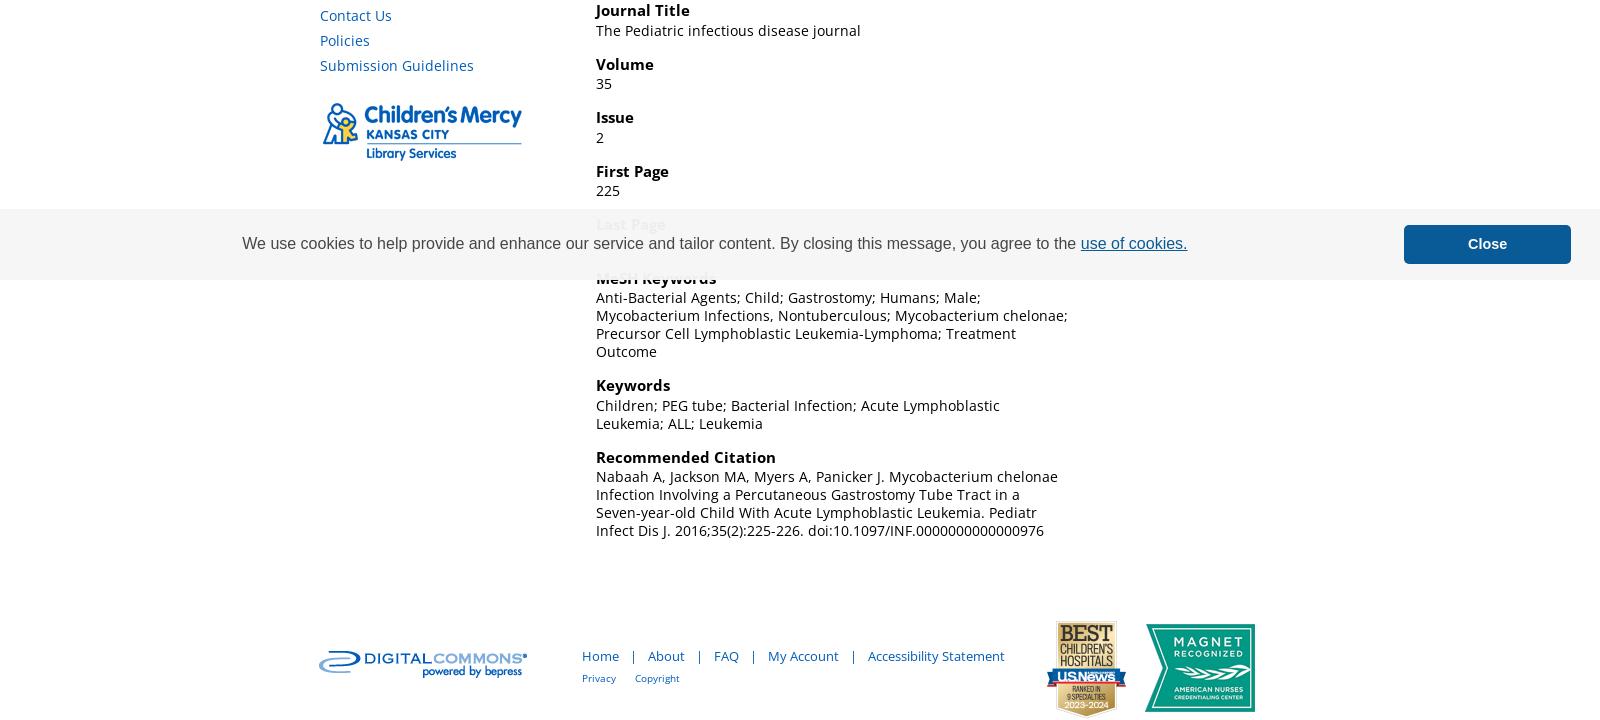  I want to click on 'Anti-Bacterial Agents; Child; Gastrostomy; Humans; Male; Mycobacterium Infections, Nontuberculous; Mycobacterium chelonae; Precursor Cell Lymphoblastic Leukemia-Lymphoma; Treatment Outcome', so click(831, 323).